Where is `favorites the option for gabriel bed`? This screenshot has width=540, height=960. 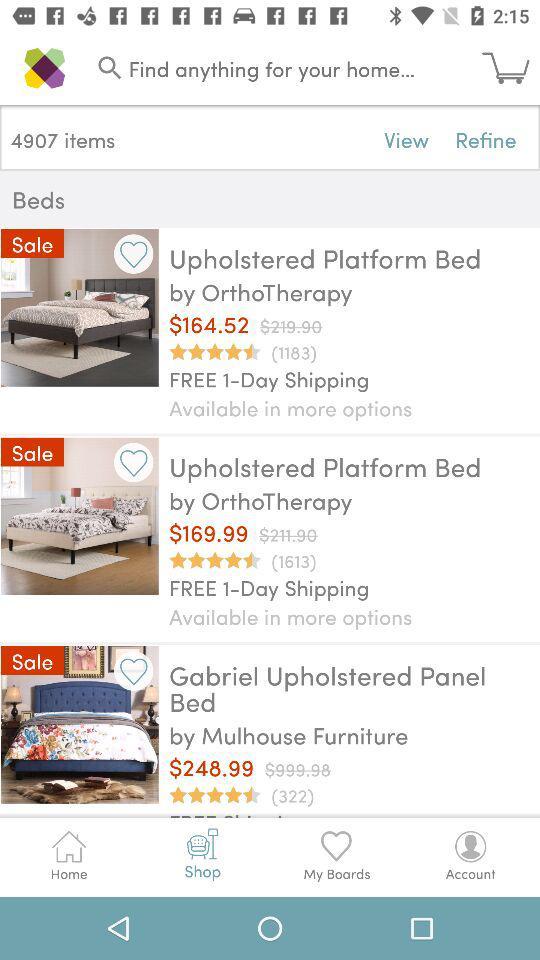 favorites the option for gabriel bed is located at coordinates (133, 671).